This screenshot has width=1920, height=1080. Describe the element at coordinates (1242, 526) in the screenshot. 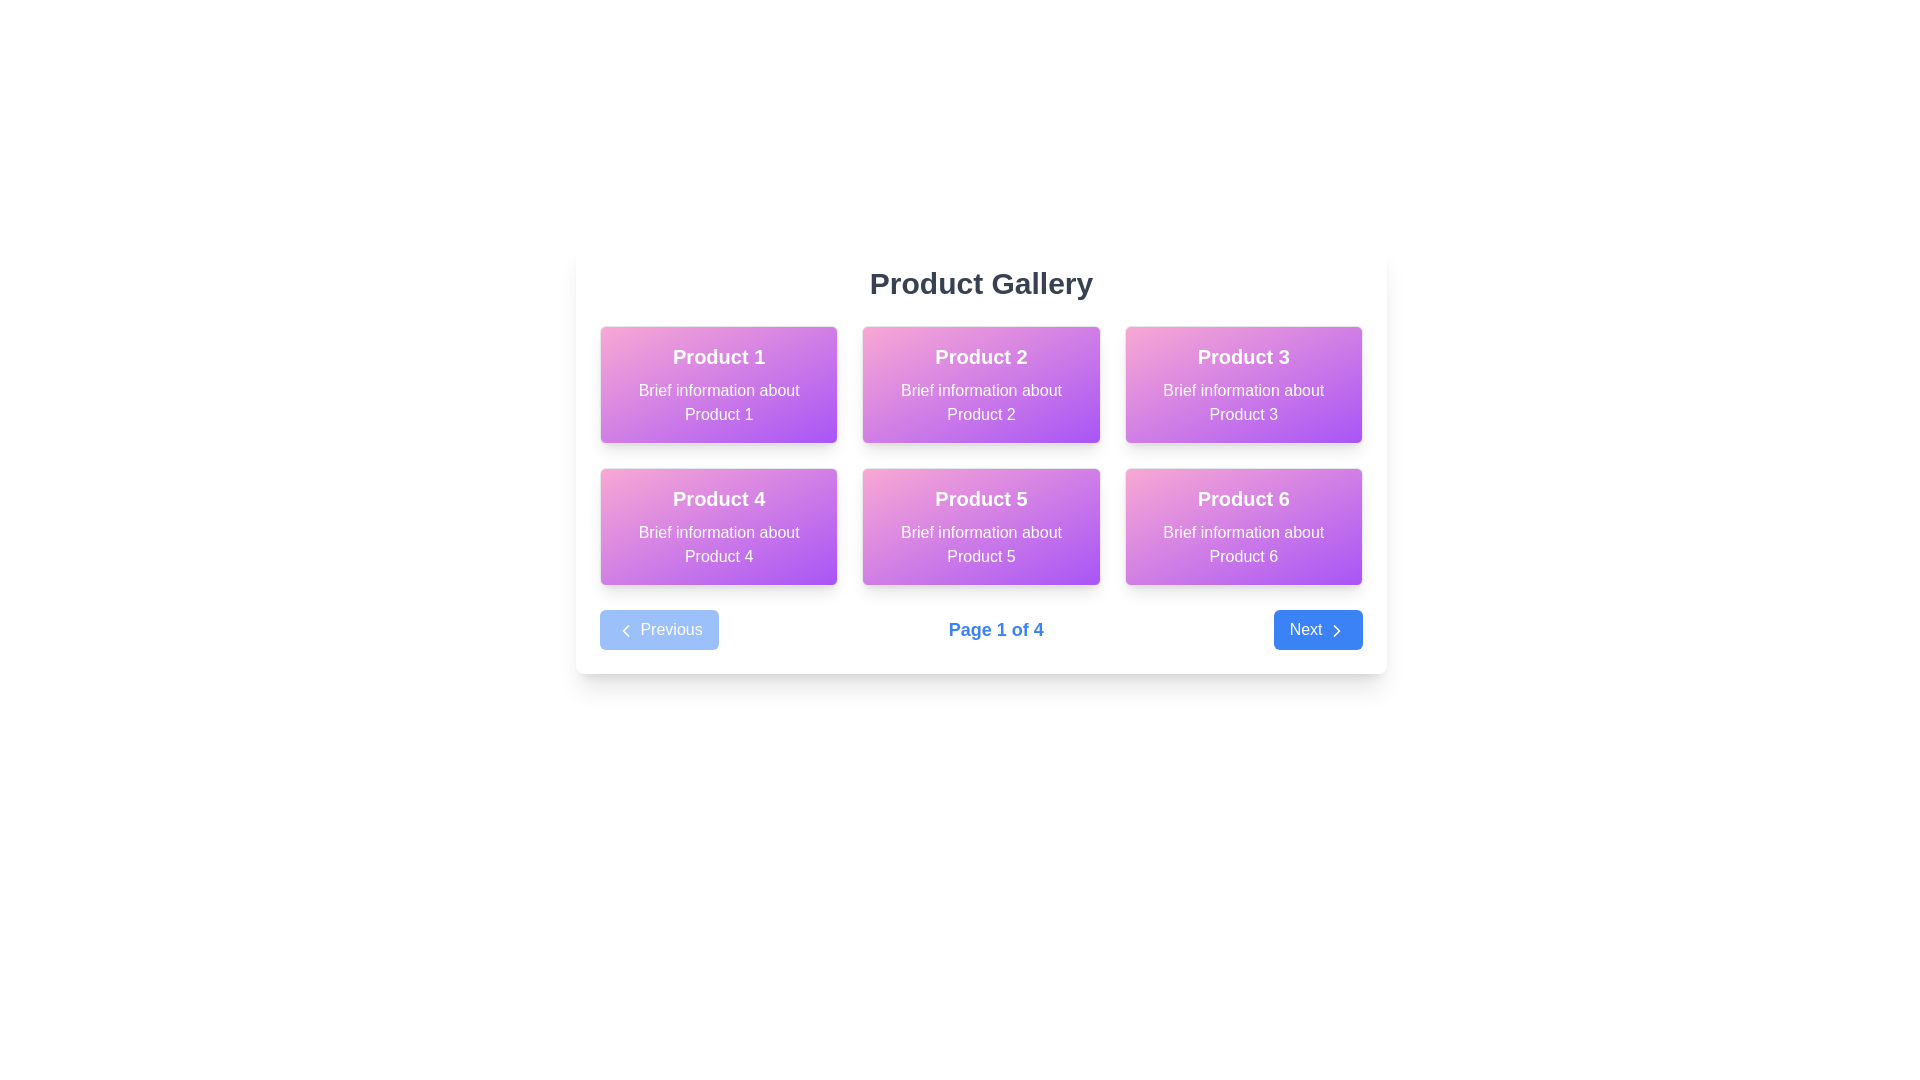

I see `the Informational Card displaying information about 'Product 6', located in the bottom-right corner of a 2x3 grid layout` at that location.